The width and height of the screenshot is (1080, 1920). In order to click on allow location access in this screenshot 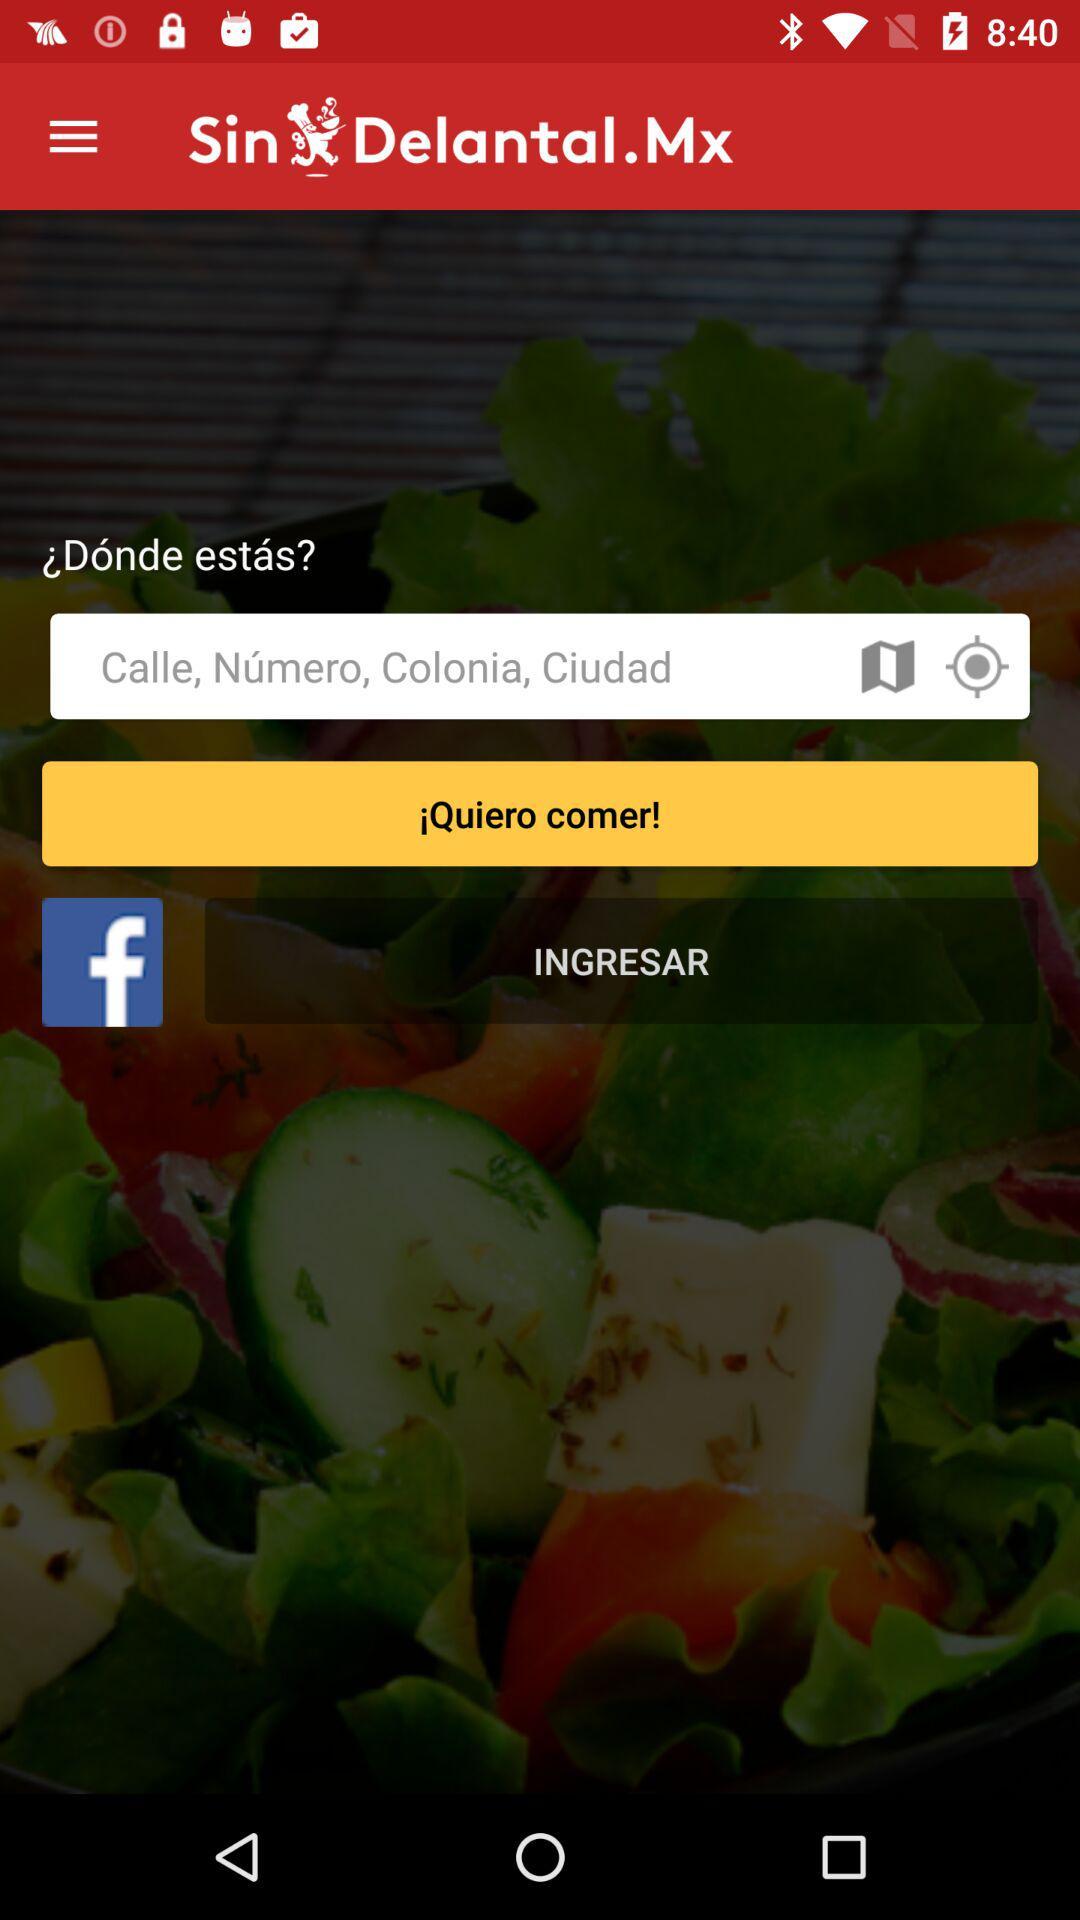, I will do `click(975, 666)`.